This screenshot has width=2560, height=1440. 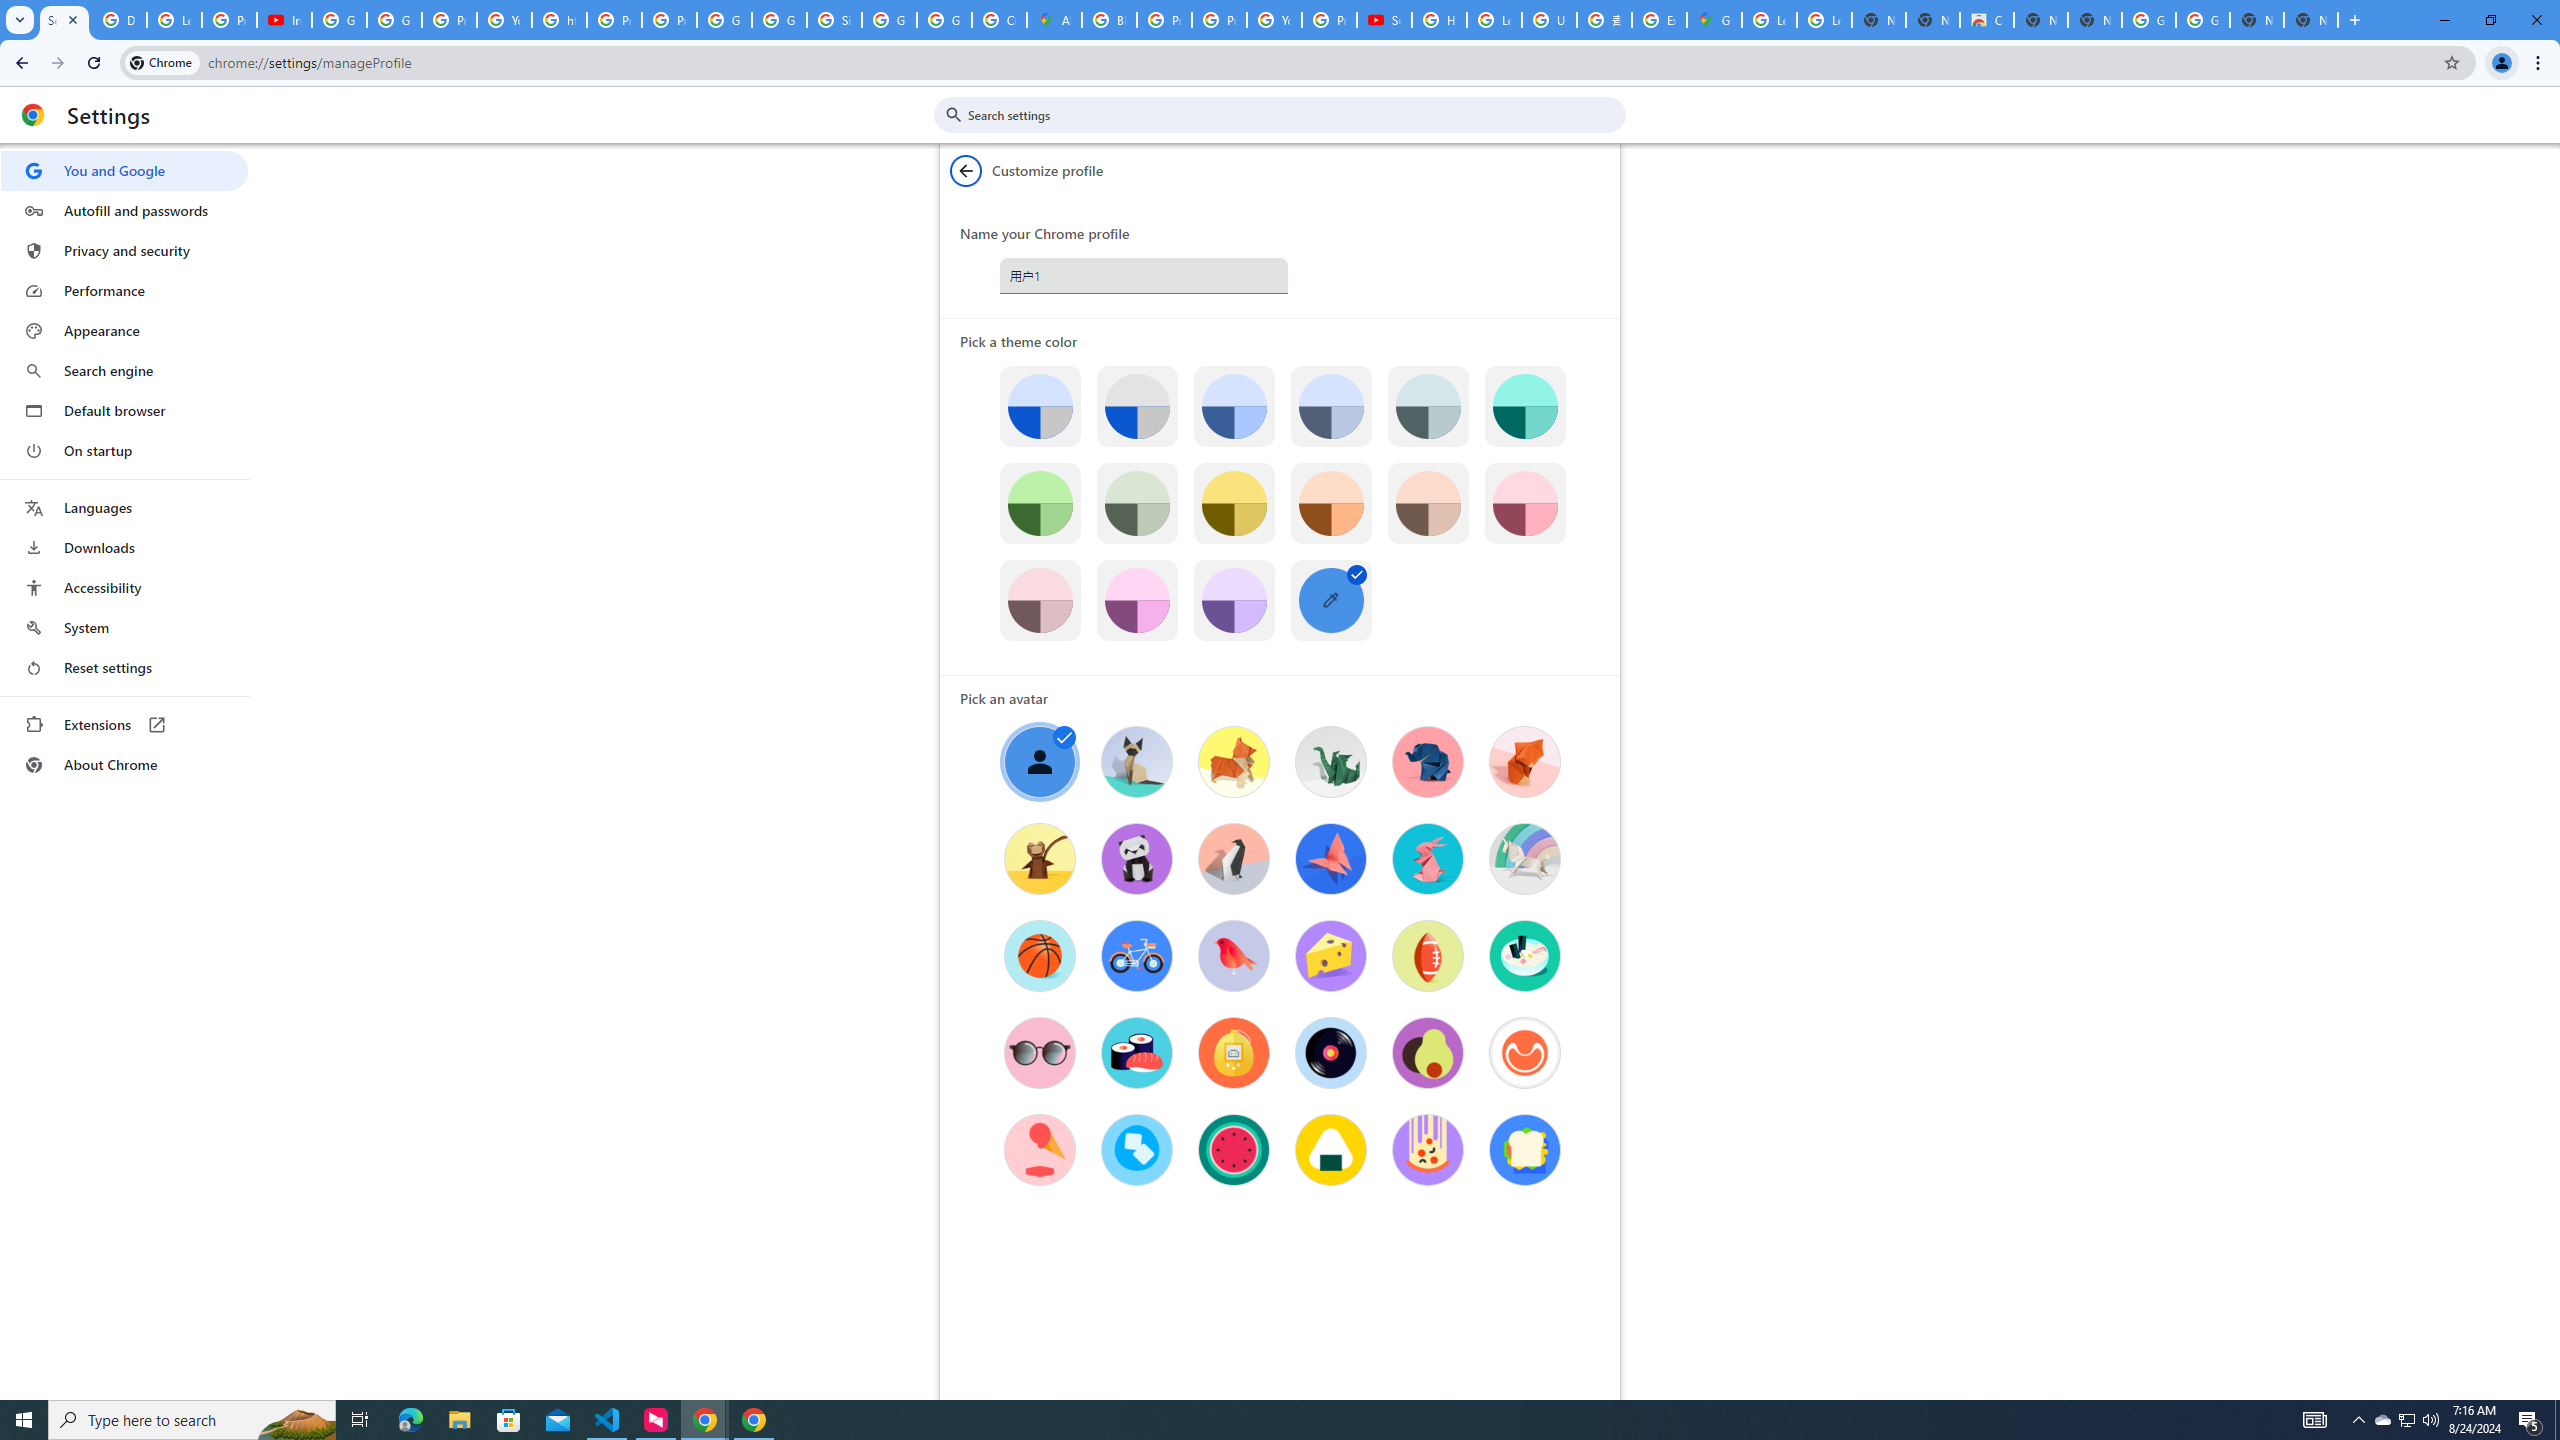 I want to click on 'About Chrome', so click(x=123, y=763).